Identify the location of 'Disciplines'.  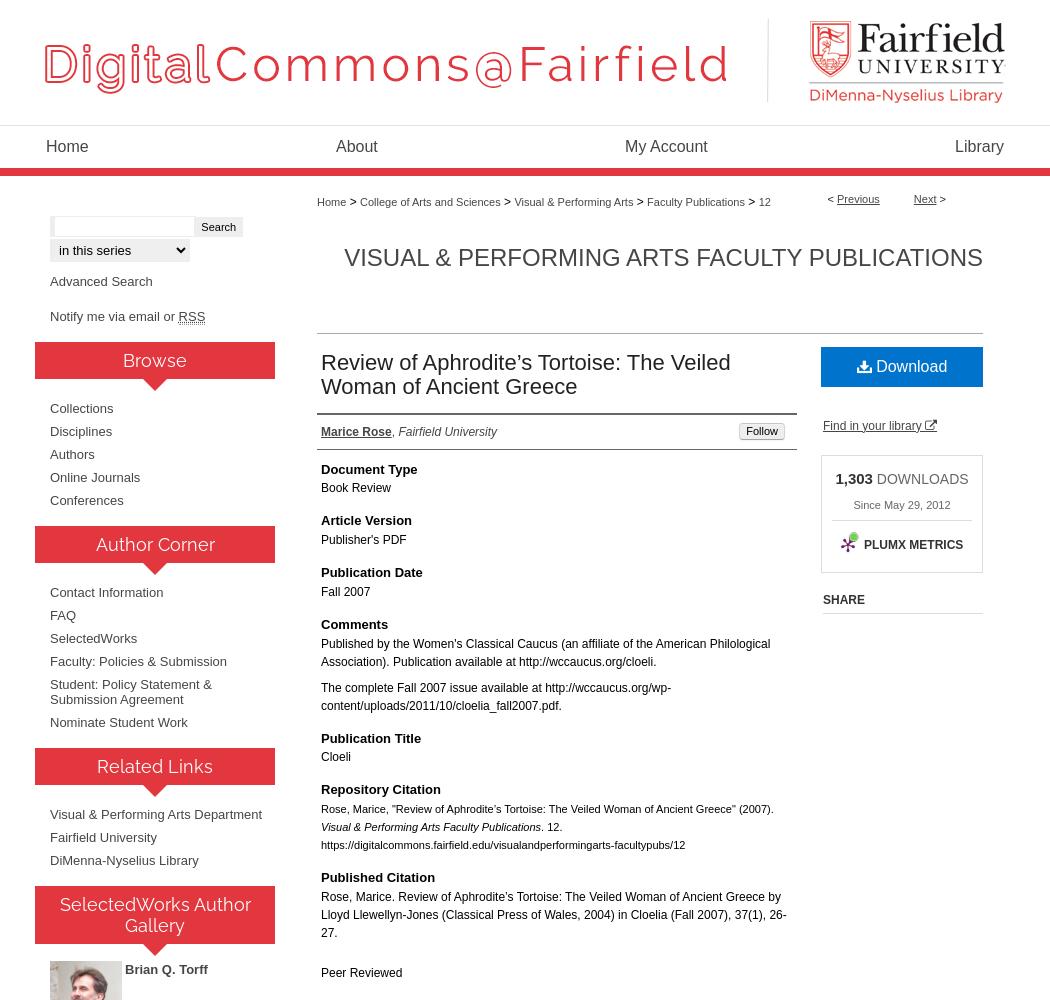
(80, 430).